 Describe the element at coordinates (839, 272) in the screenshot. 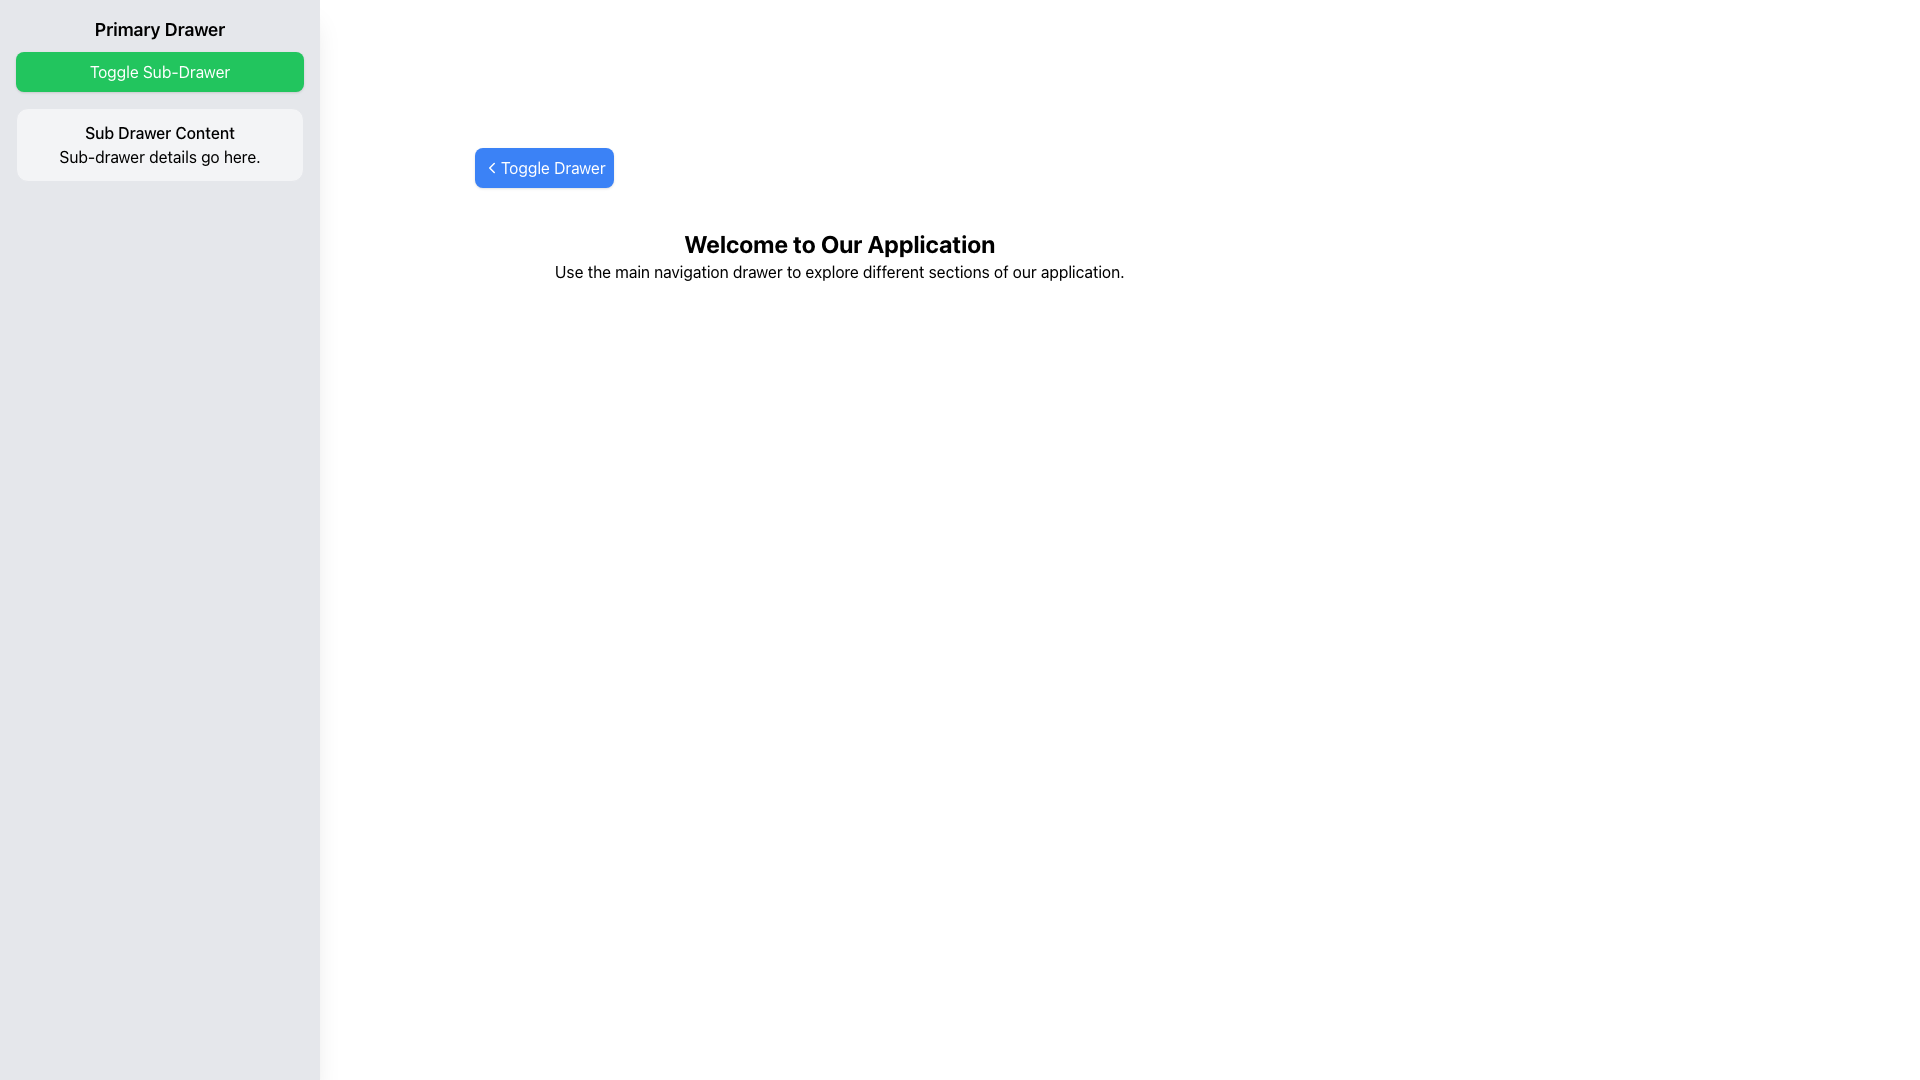

I see `the text string that reads 'Use the main navigation drawer` at that location.